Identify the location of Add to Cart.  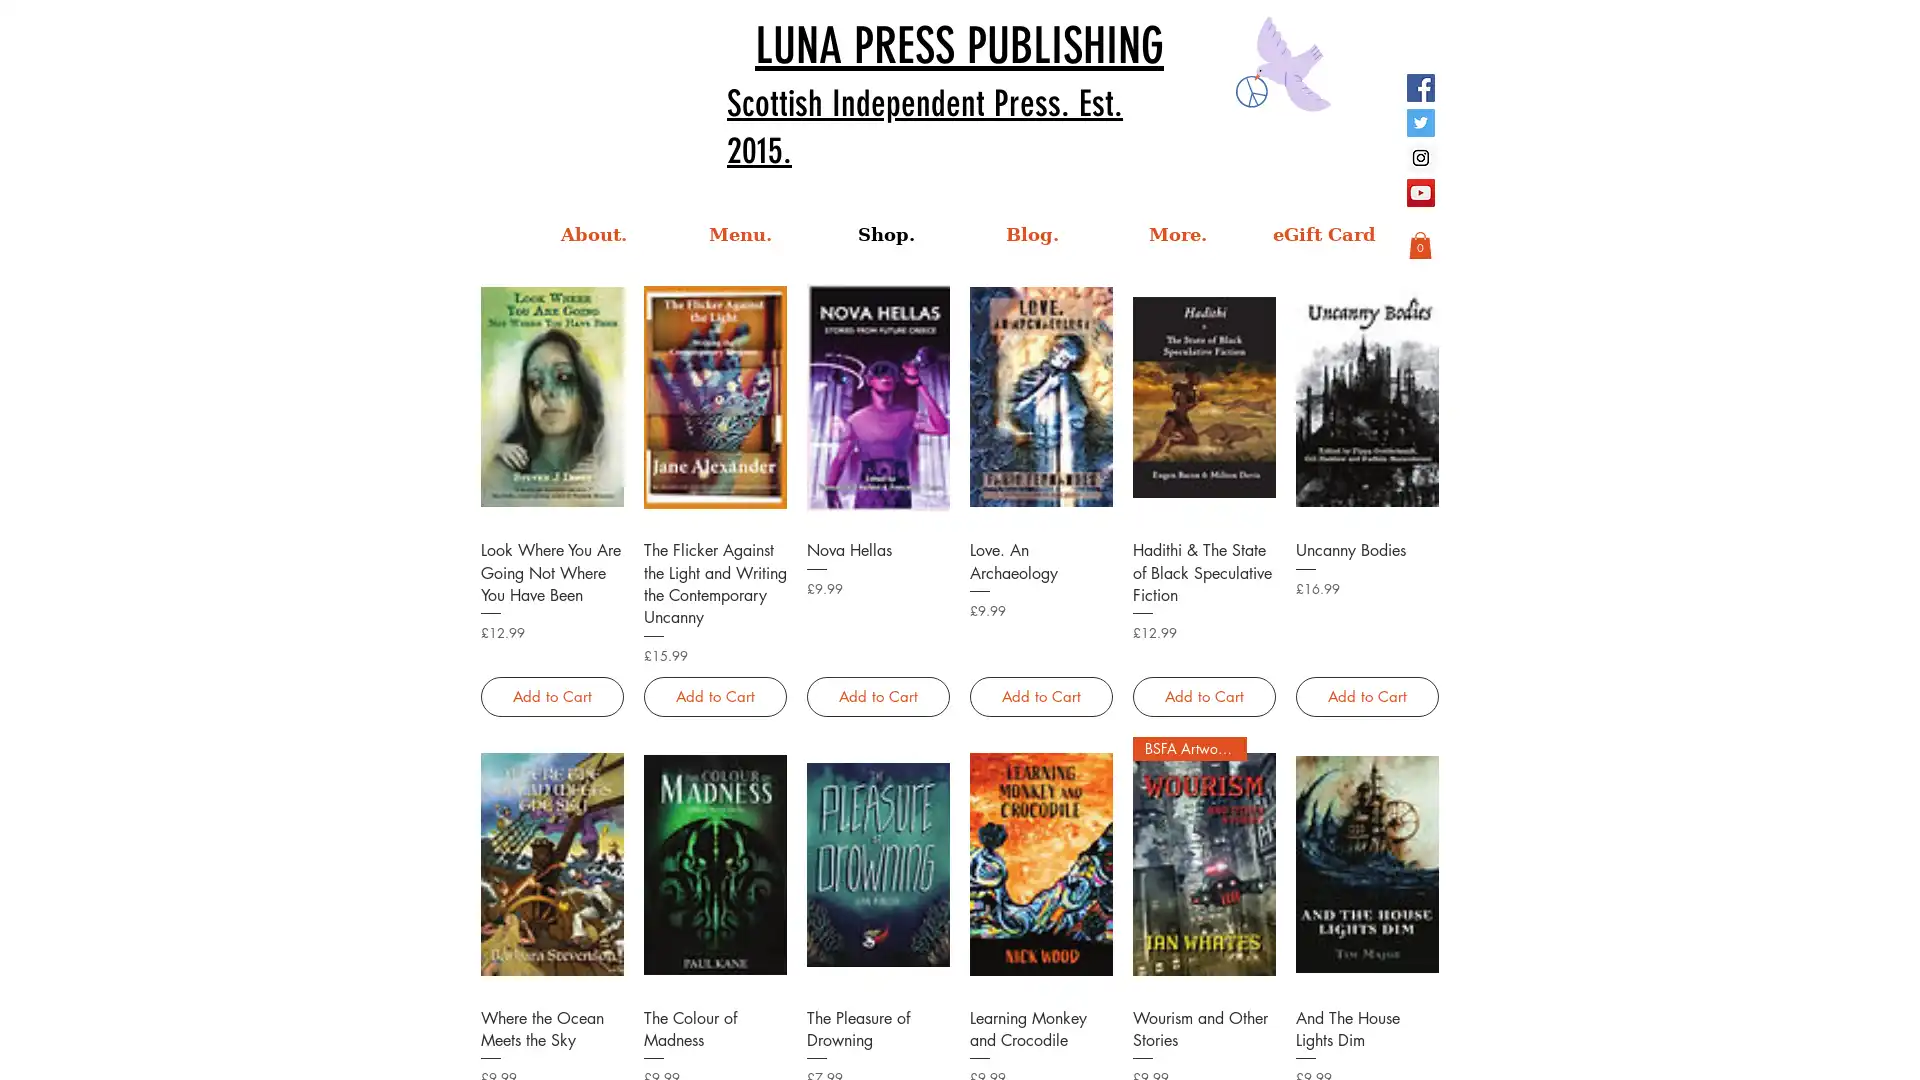
(877, 695).